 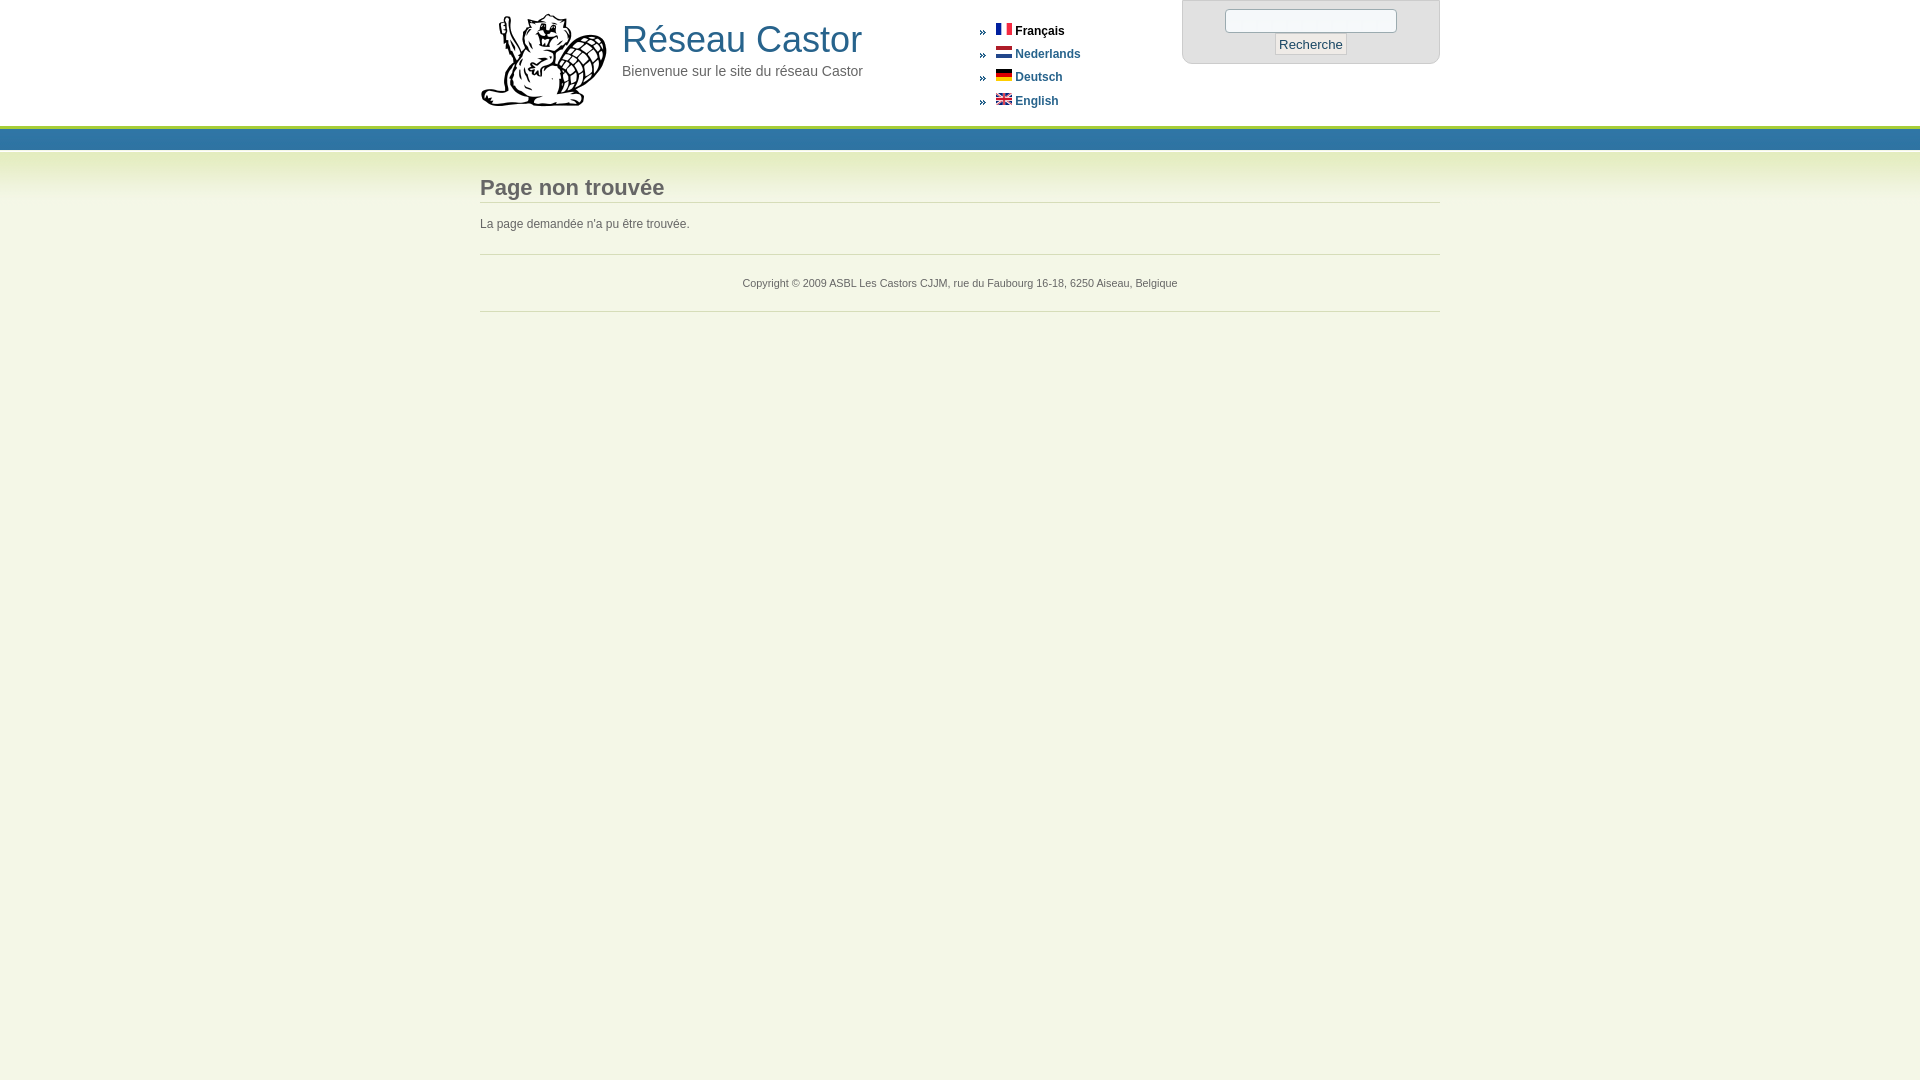 What do you see at coordinates (1310, 43) in the screenshot?
I see `'Recherche'` at bounding box center [1310, 43].